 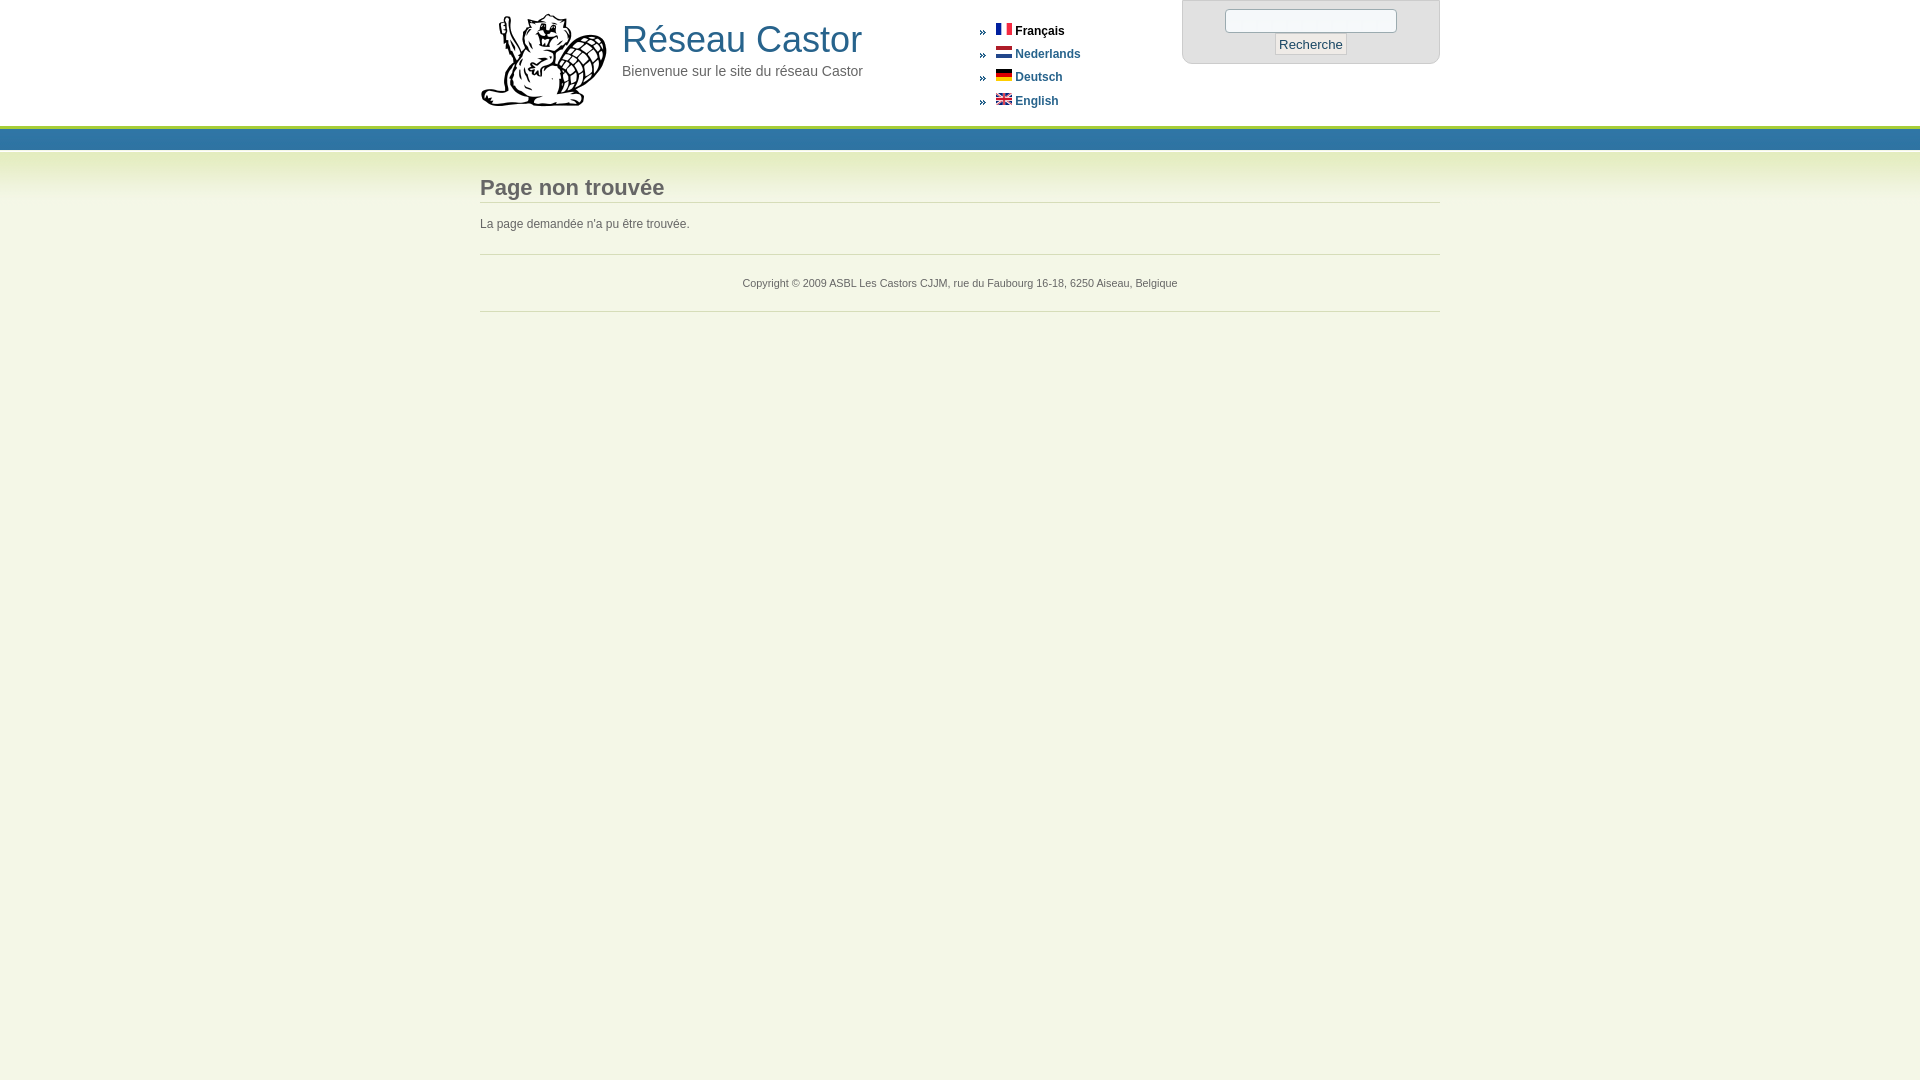 What do you see at coordinates (1310, 43) in the screenshot?
I see `'Recherche'` at bounding box center [1310, 43].